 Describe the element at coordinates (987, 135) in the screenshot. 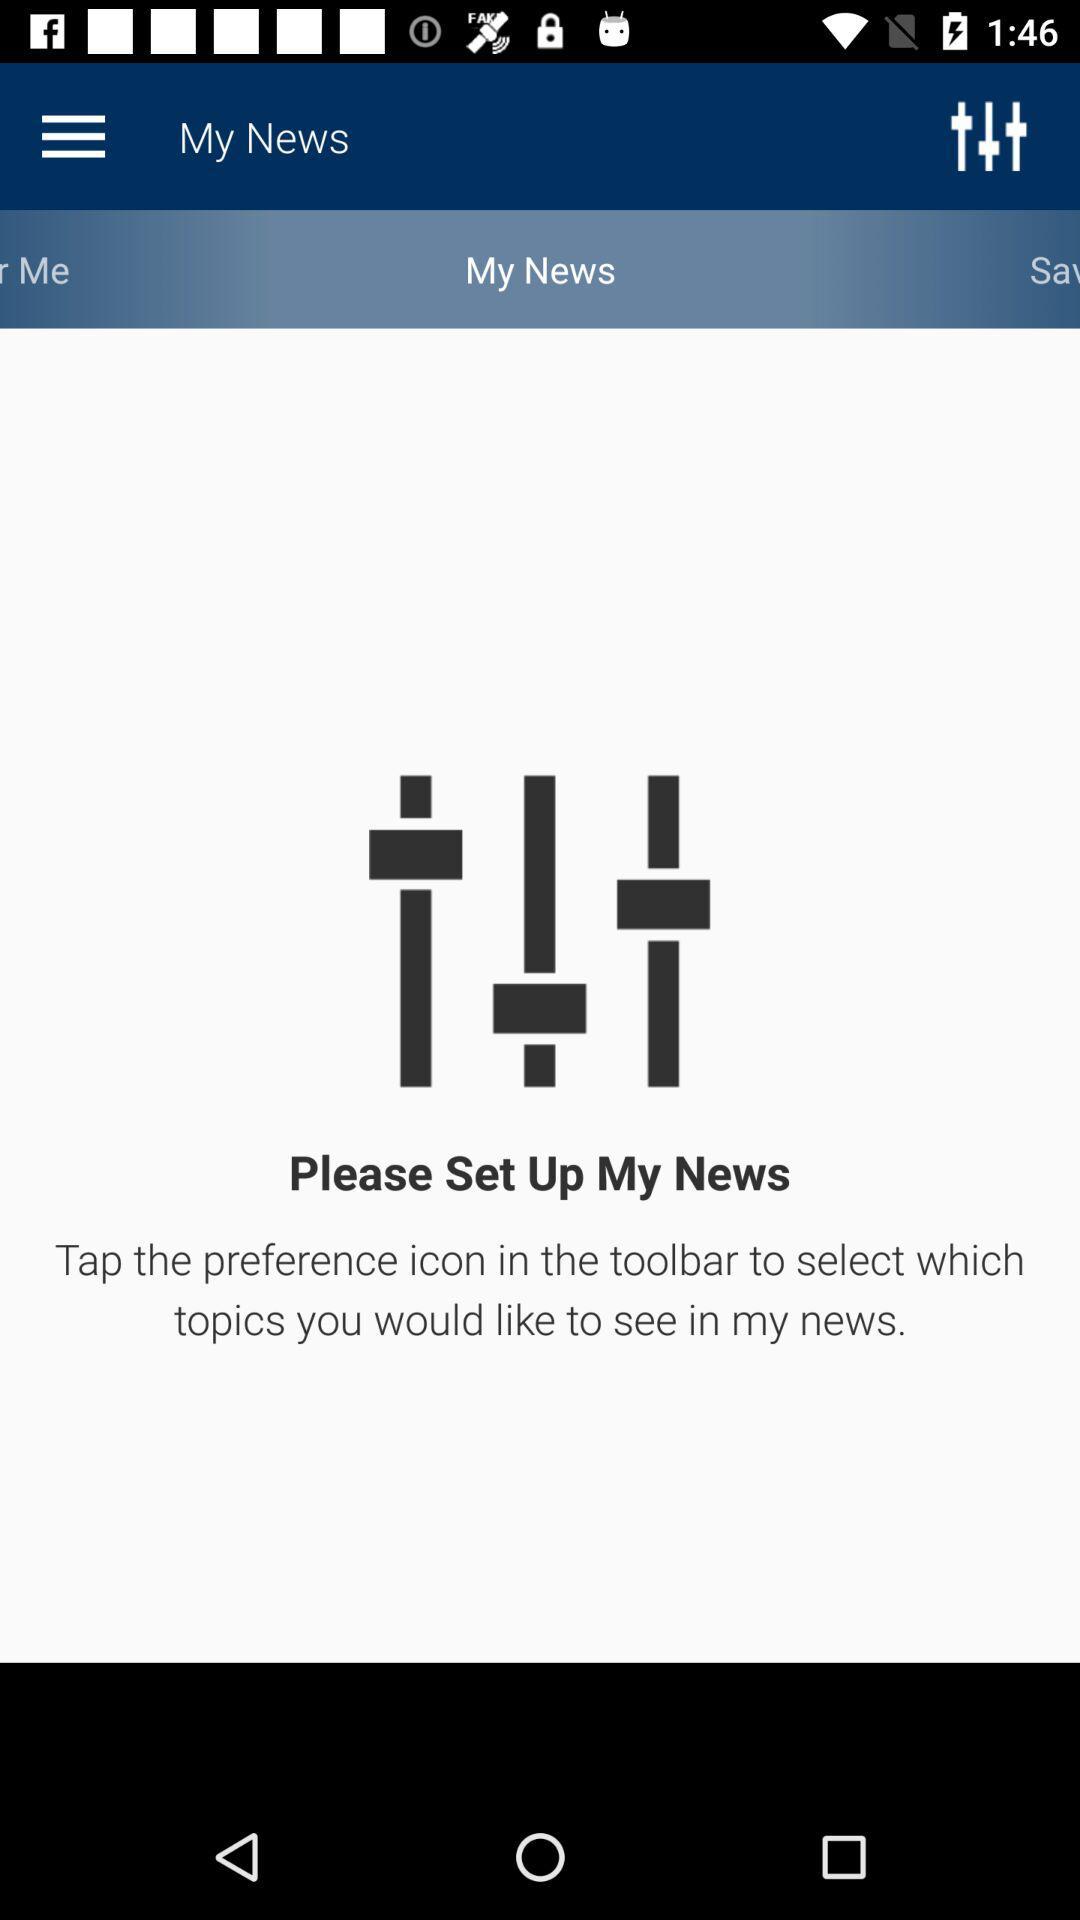

I see `the sliders icon` at that location.